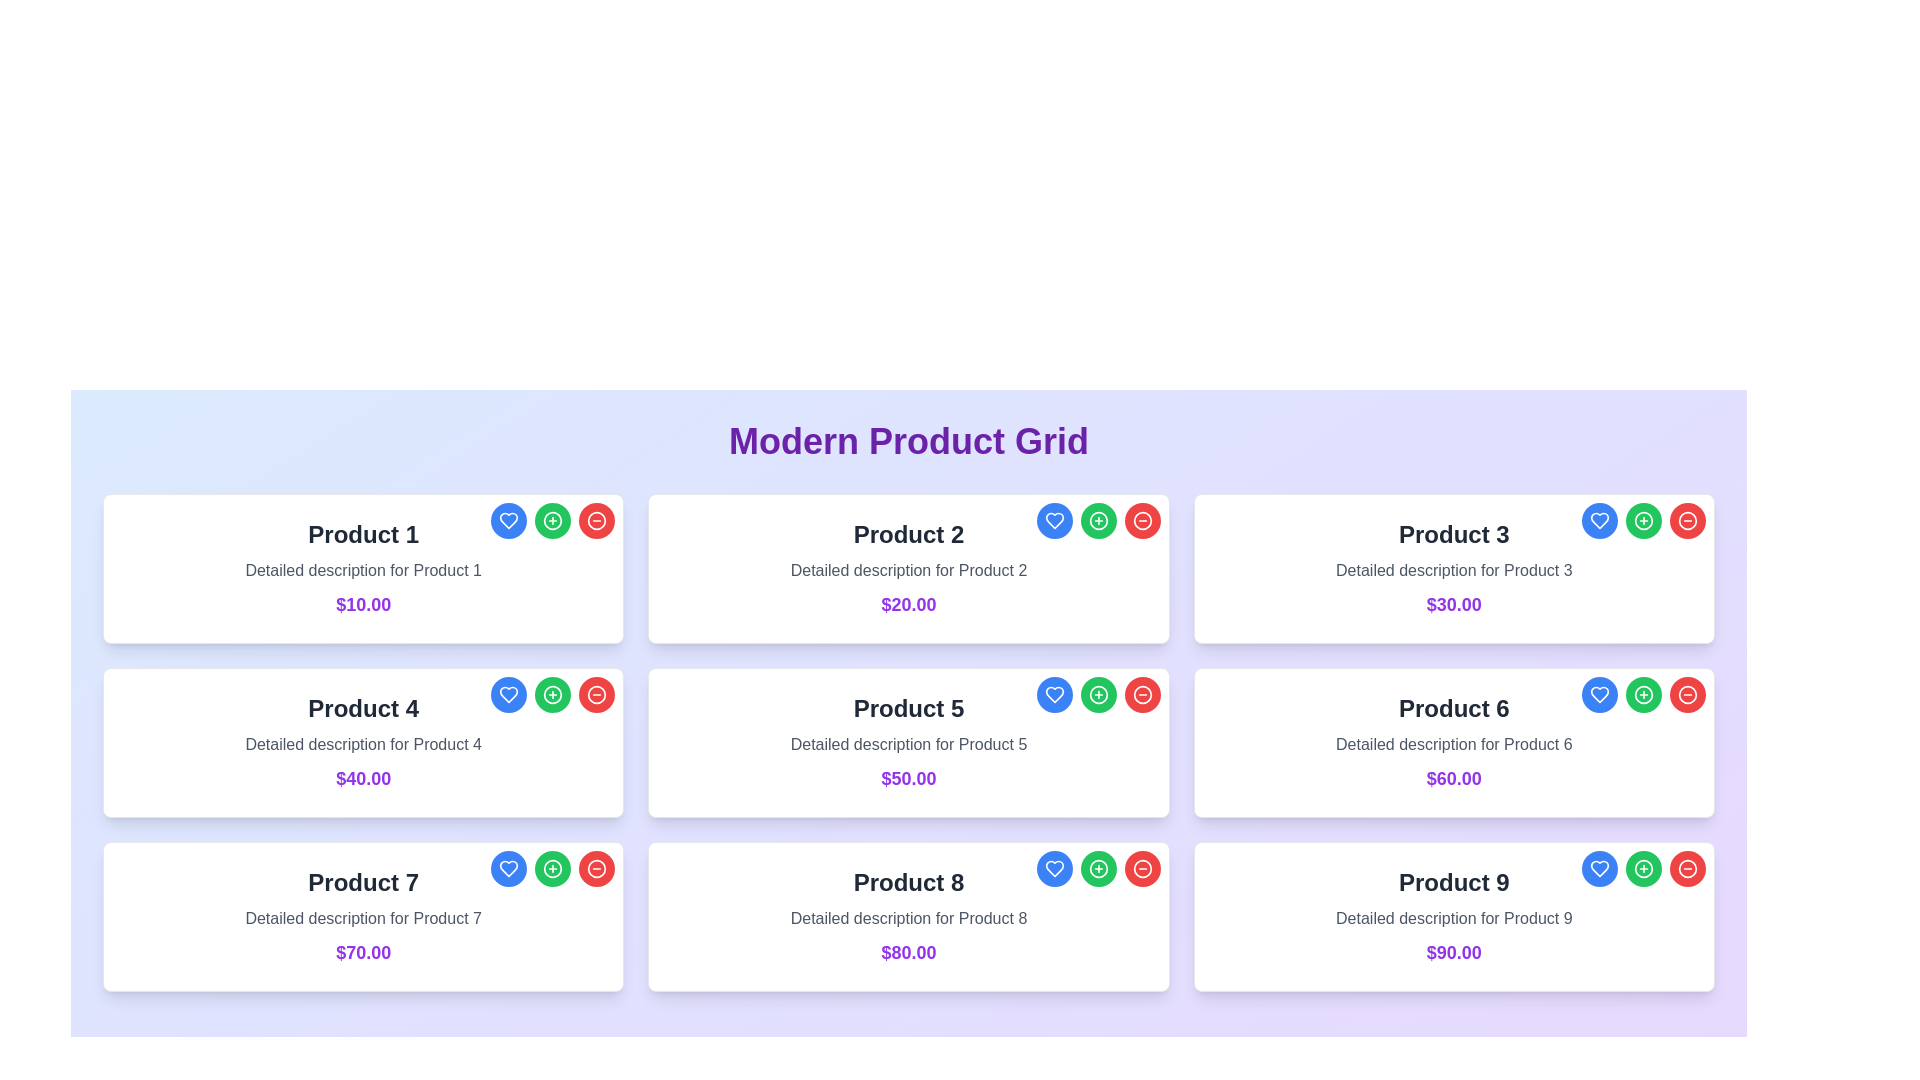 This screenshot has height=1080, width=1920. Describe the element at coordinates (1142, 867) in the screenshot. I see `the circular red button with a minus sign icon located in the top-right corner of the card for 'Product 8'` at that location.